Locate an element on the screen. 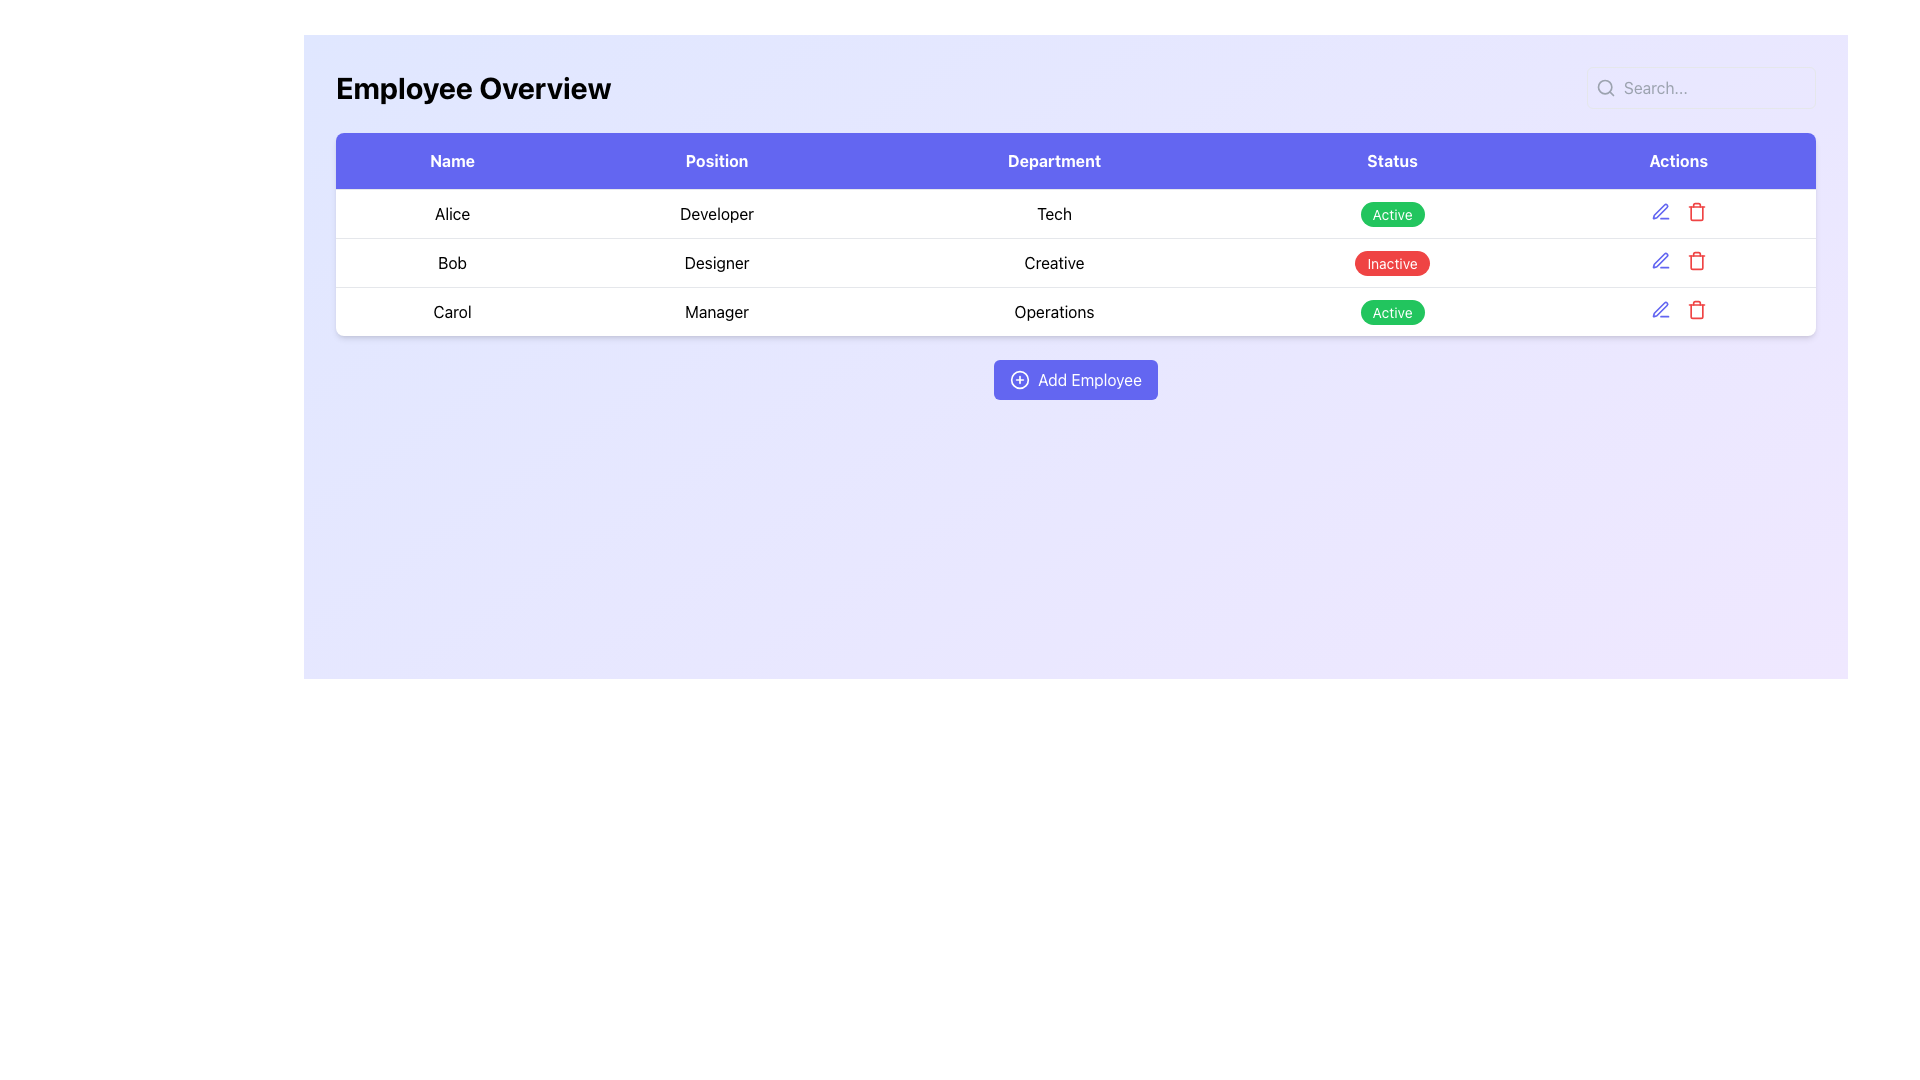 The image size is (1920, 1080). the Static Text element displaying 'Carol' located in the third row under the 'Name' column of the table is located at coordinates (451, 311).